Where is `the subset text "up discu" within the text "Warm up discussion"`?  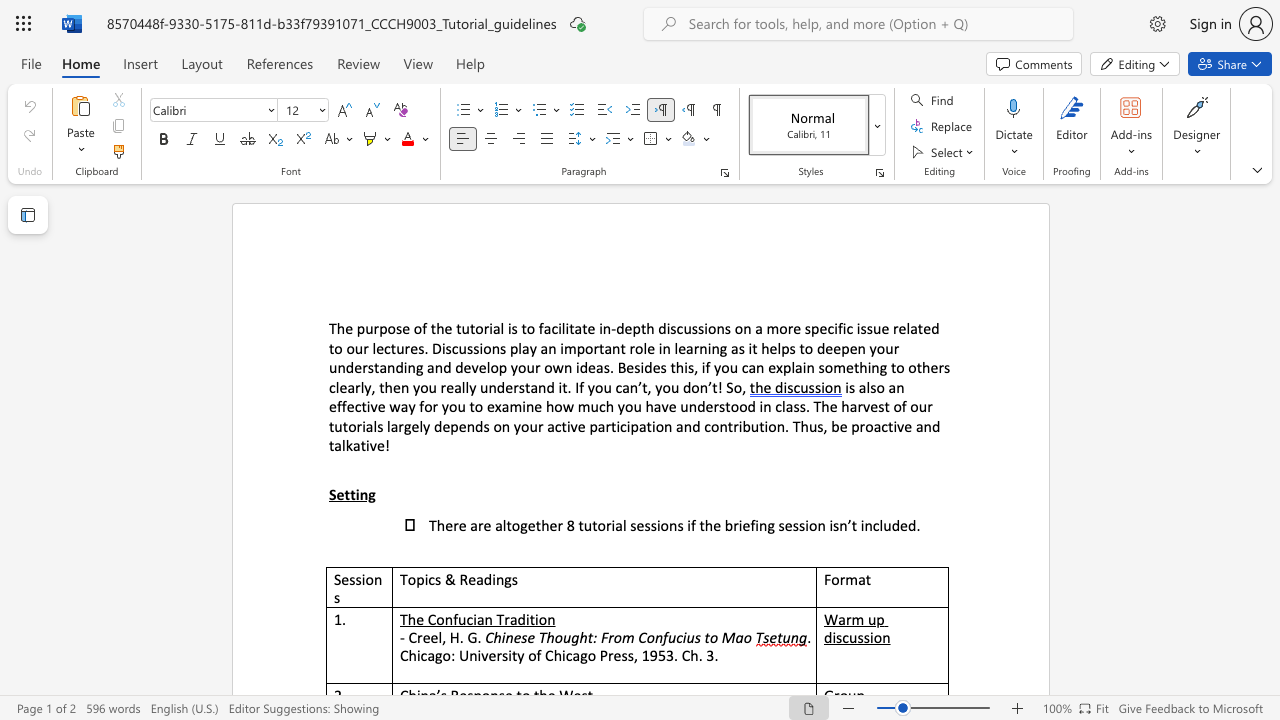 the subset text "up discu" within the text "Warm up discussion" is located at coordinates (867, 618).